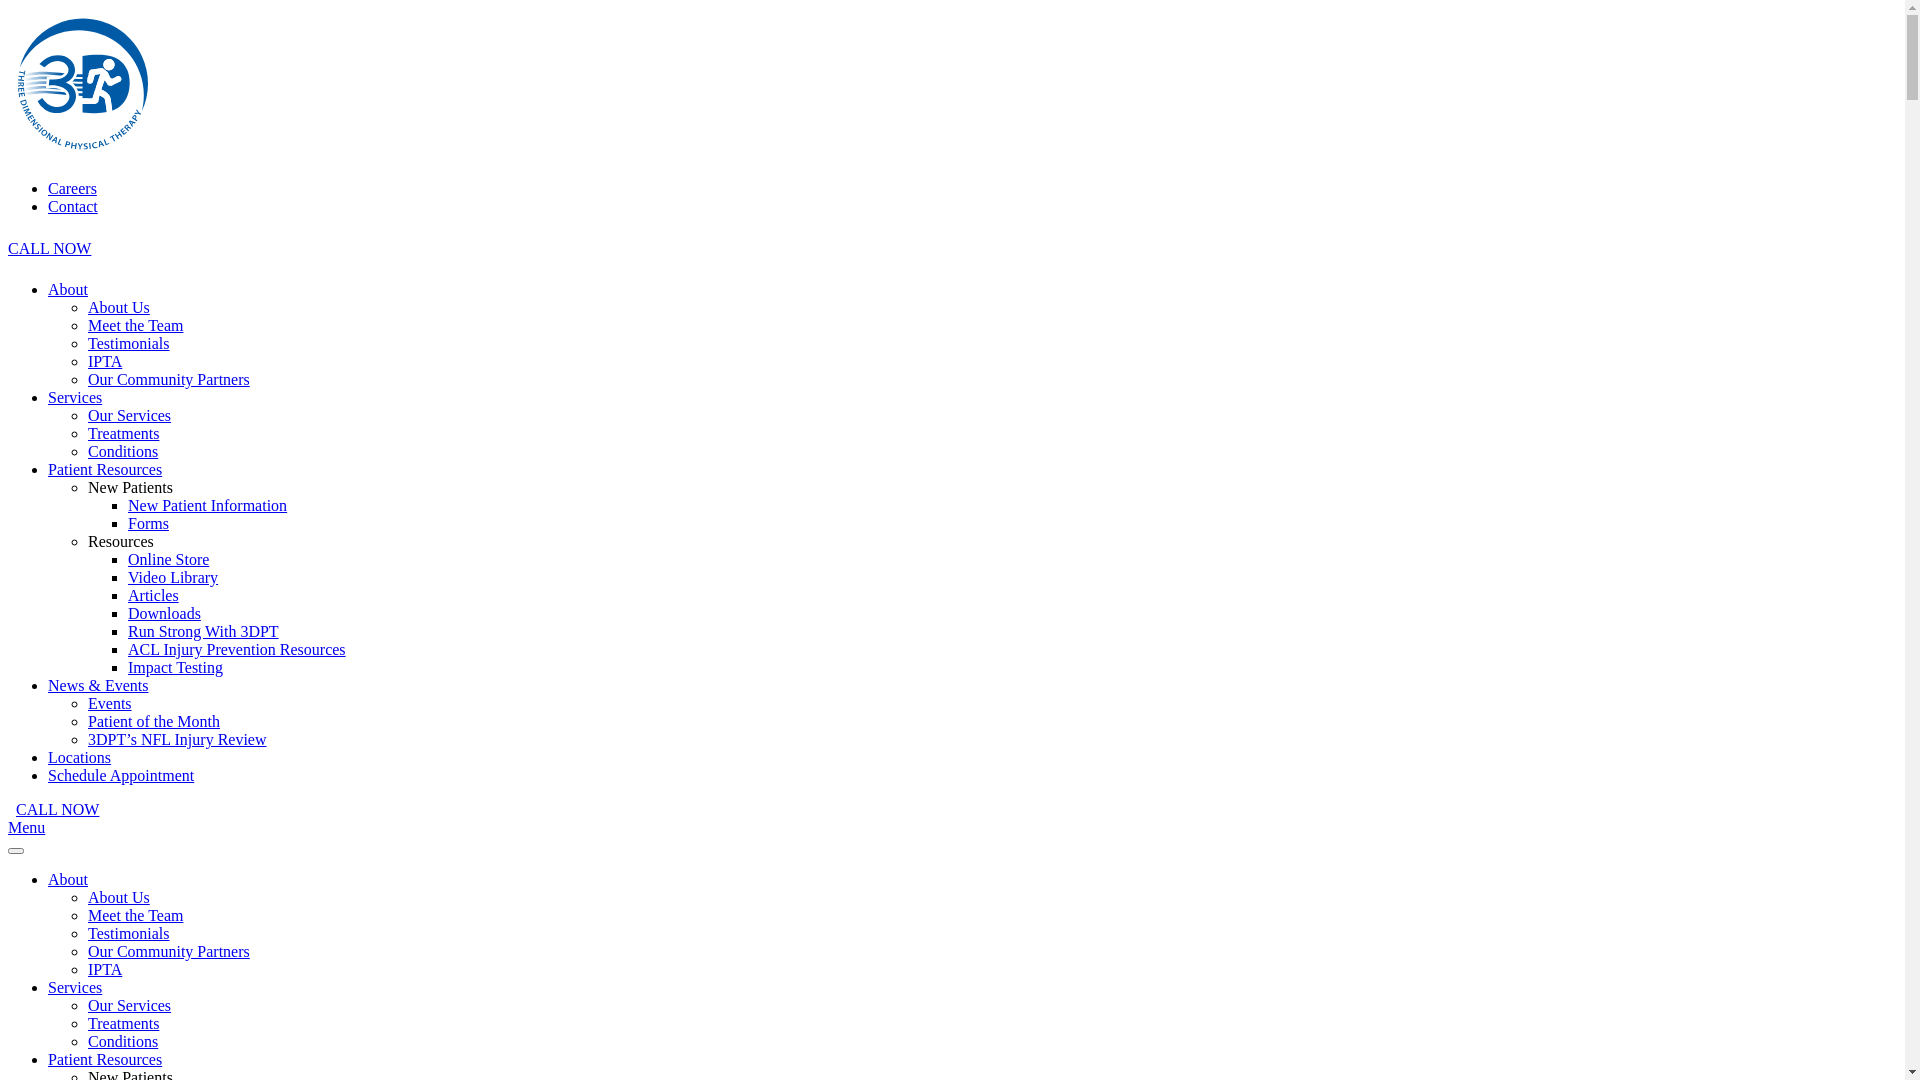  Describe the element at coordinates (48, 206) in the screenshot. I see `'Contact'` at that location.